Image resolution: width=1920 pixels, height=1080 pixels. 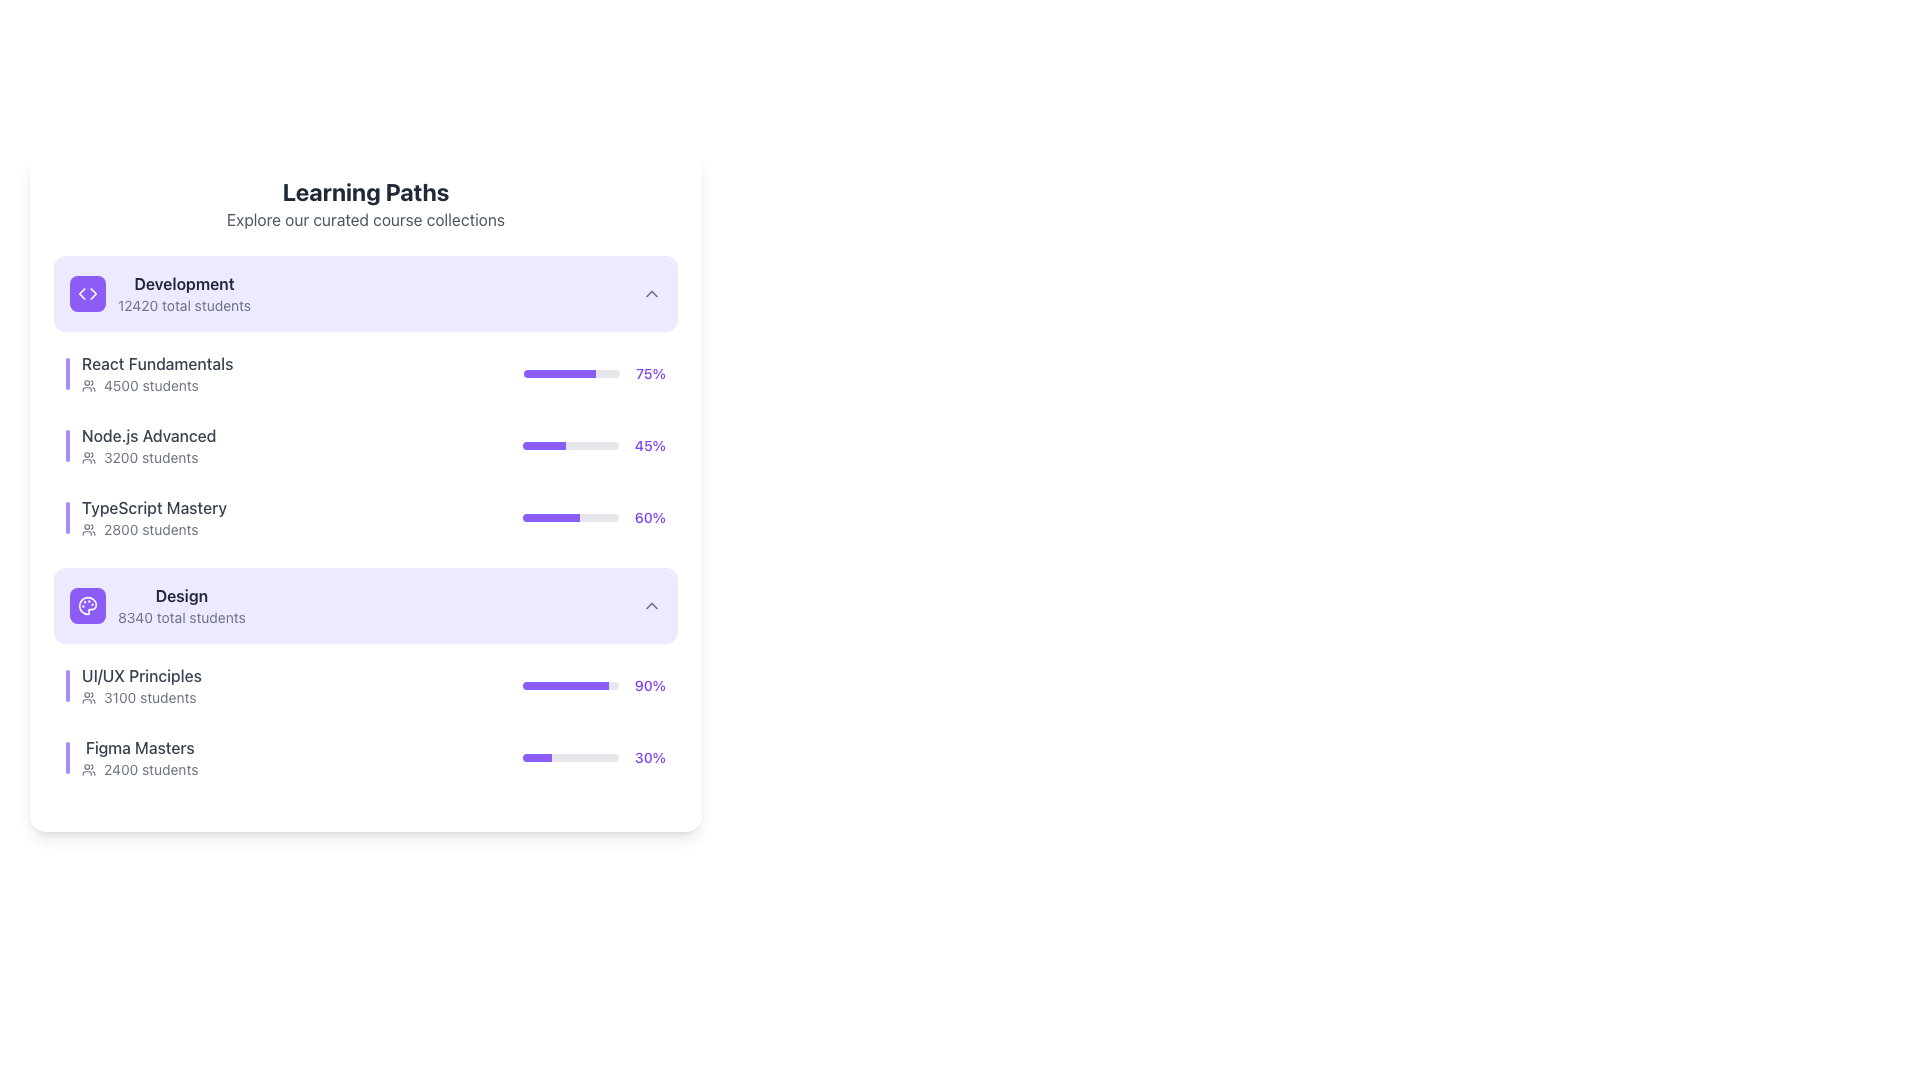 What do you see at coordinates (571, 374) in the screenshot?
I see `the topmost progress bar indicating 75% progress next to the 'React Fundamentals' text` at bounding box center [571, 374].